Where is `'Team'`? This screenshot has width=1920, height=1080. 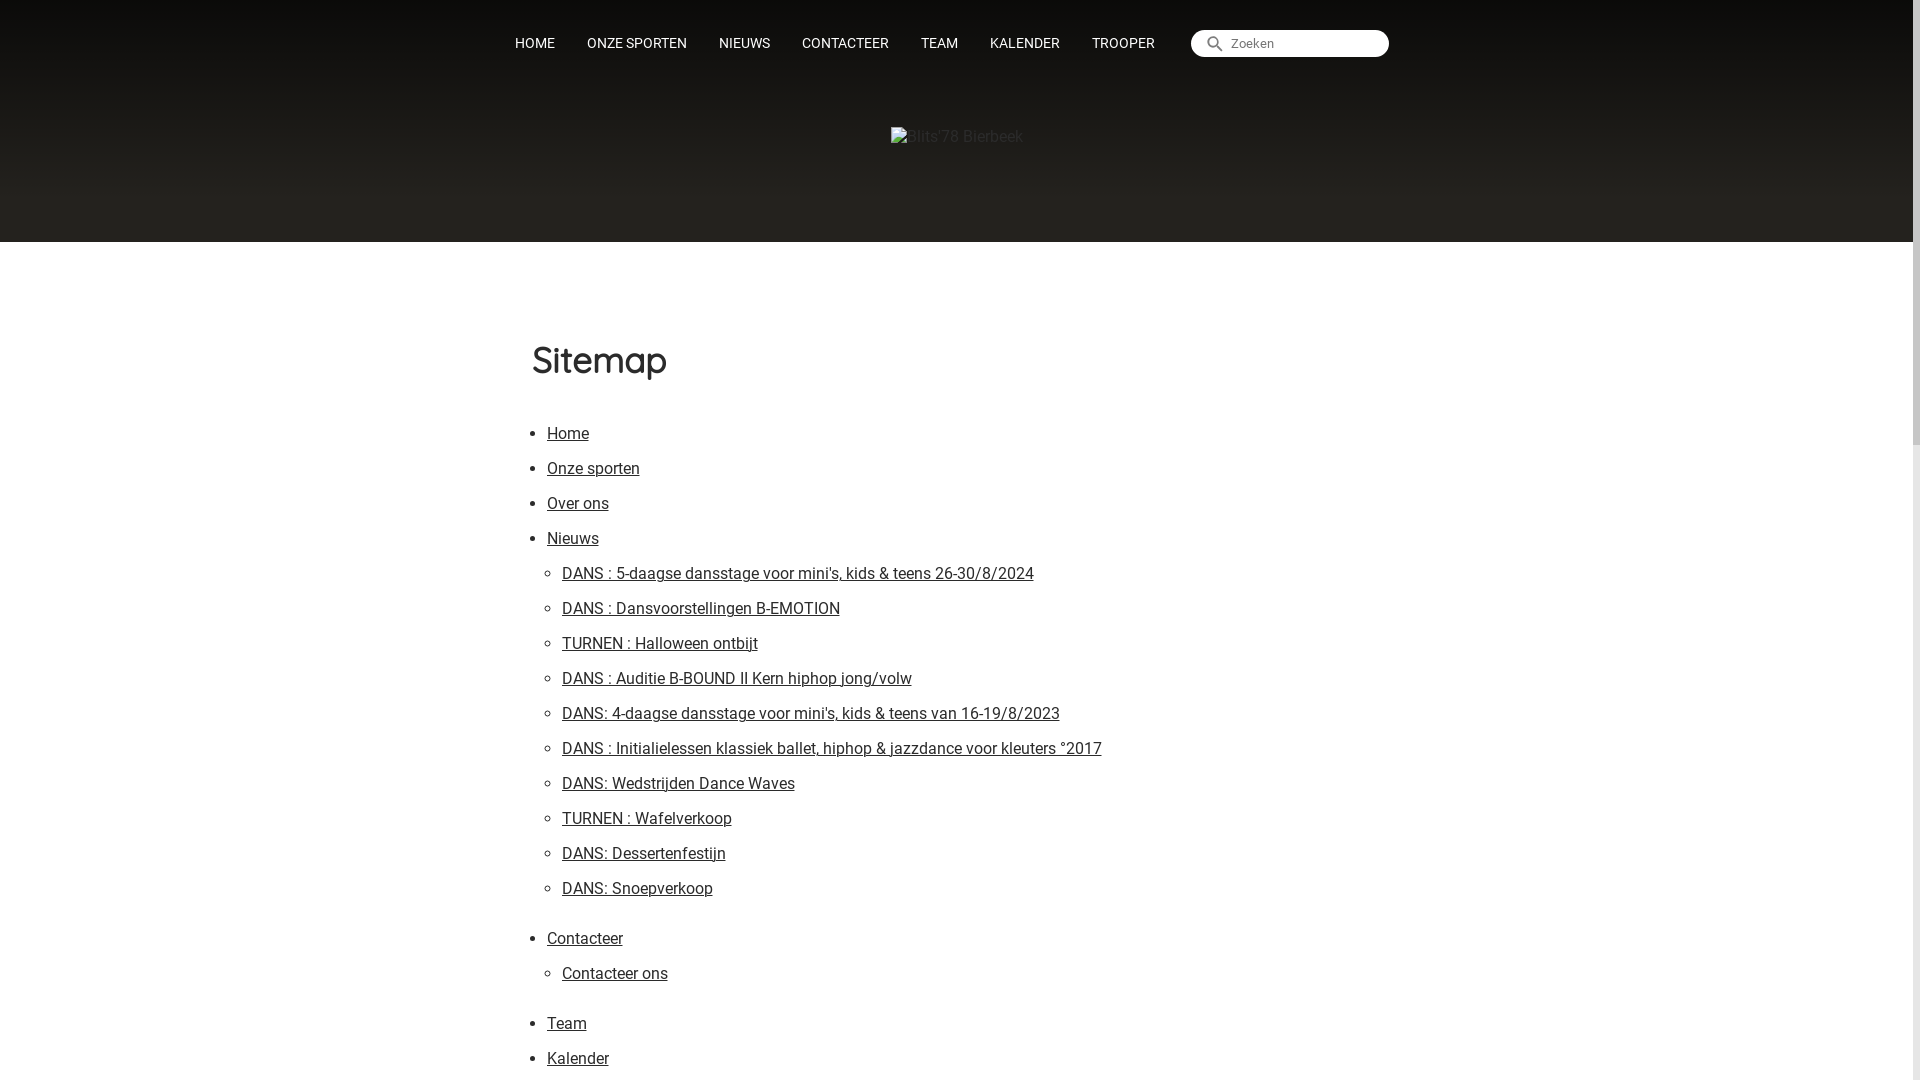 'Team' is located at coordinates (565, 1026).